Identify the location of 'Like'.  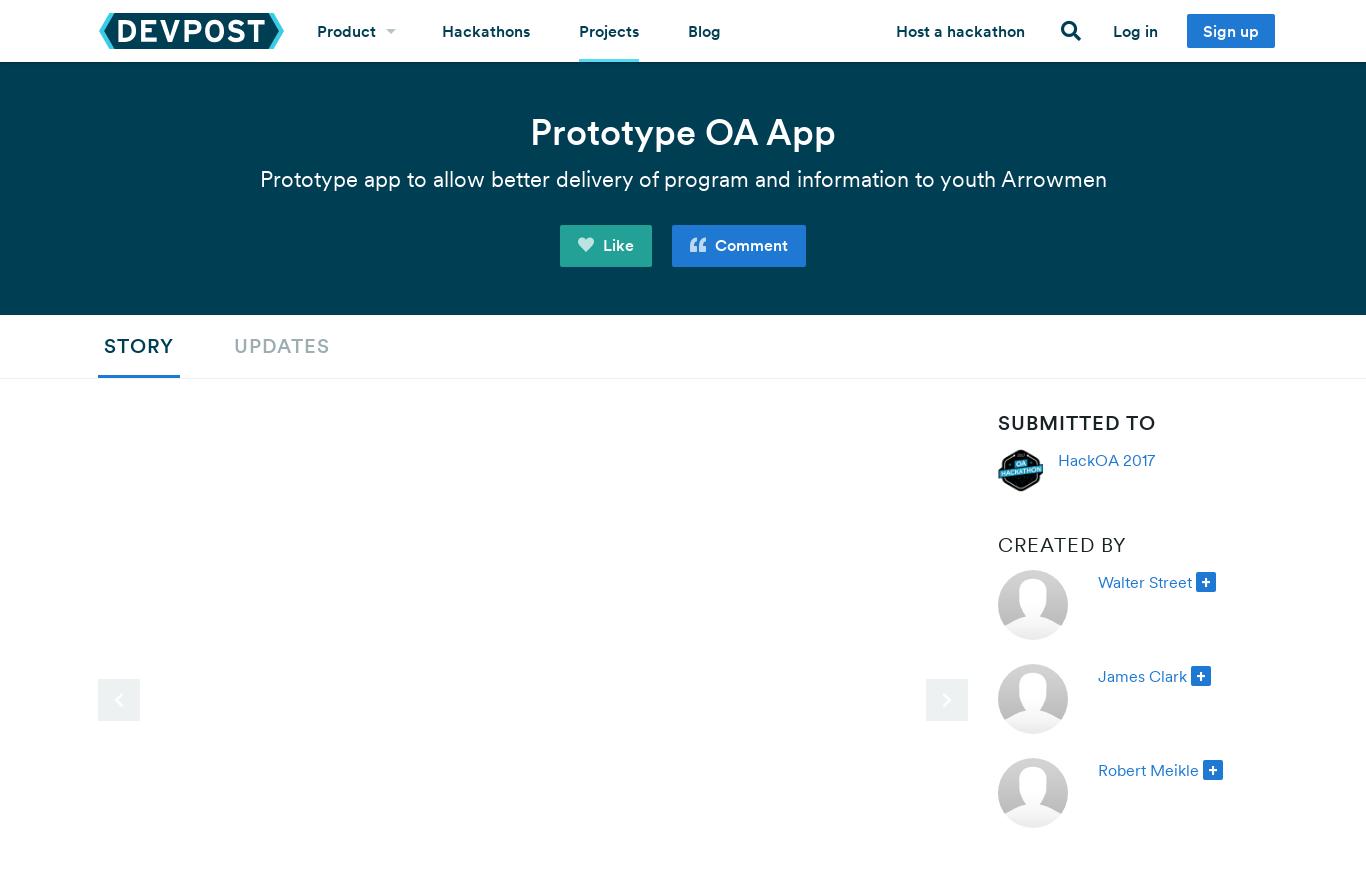
(615, 243).